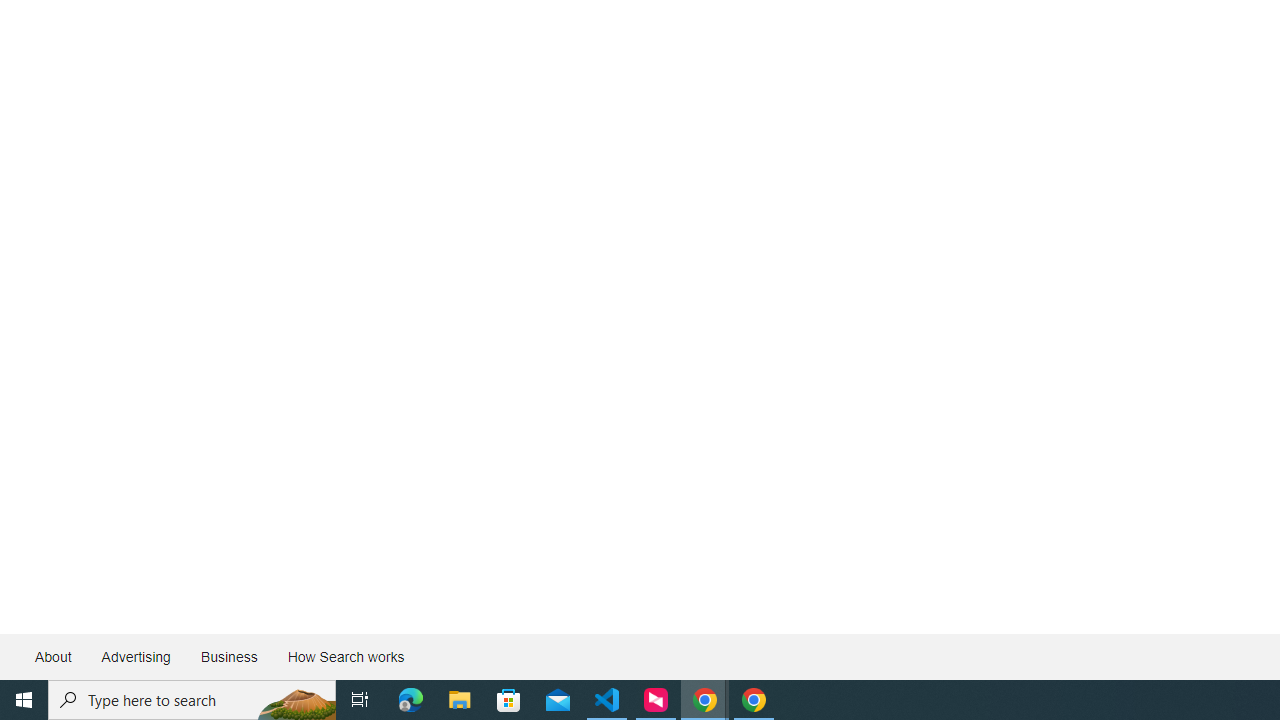 This screenshot has width=1280, height=720. Describe the element at coordinates (229, 657) in the screenshot. I see `'Business'` at that location.